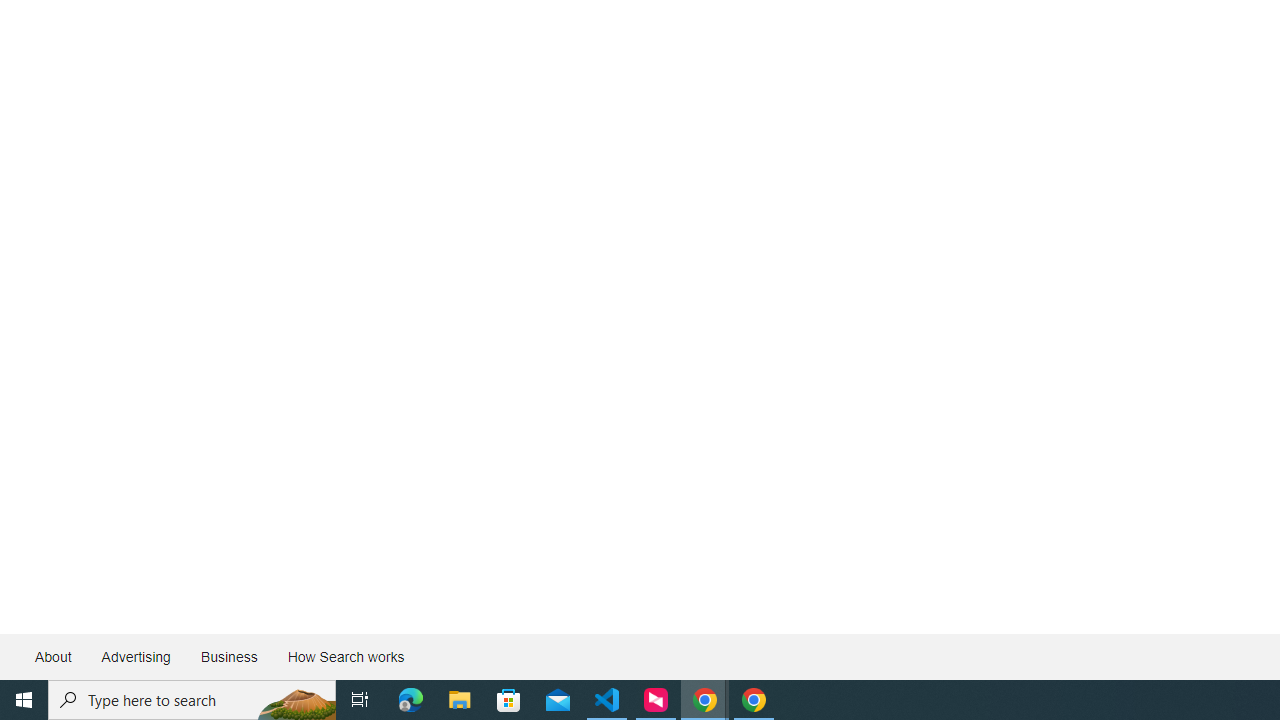 This screenshot has width=1280, height=720. Describe the element at coordinates (229, 657) in the screenshot. I see `'Business'` at that location.